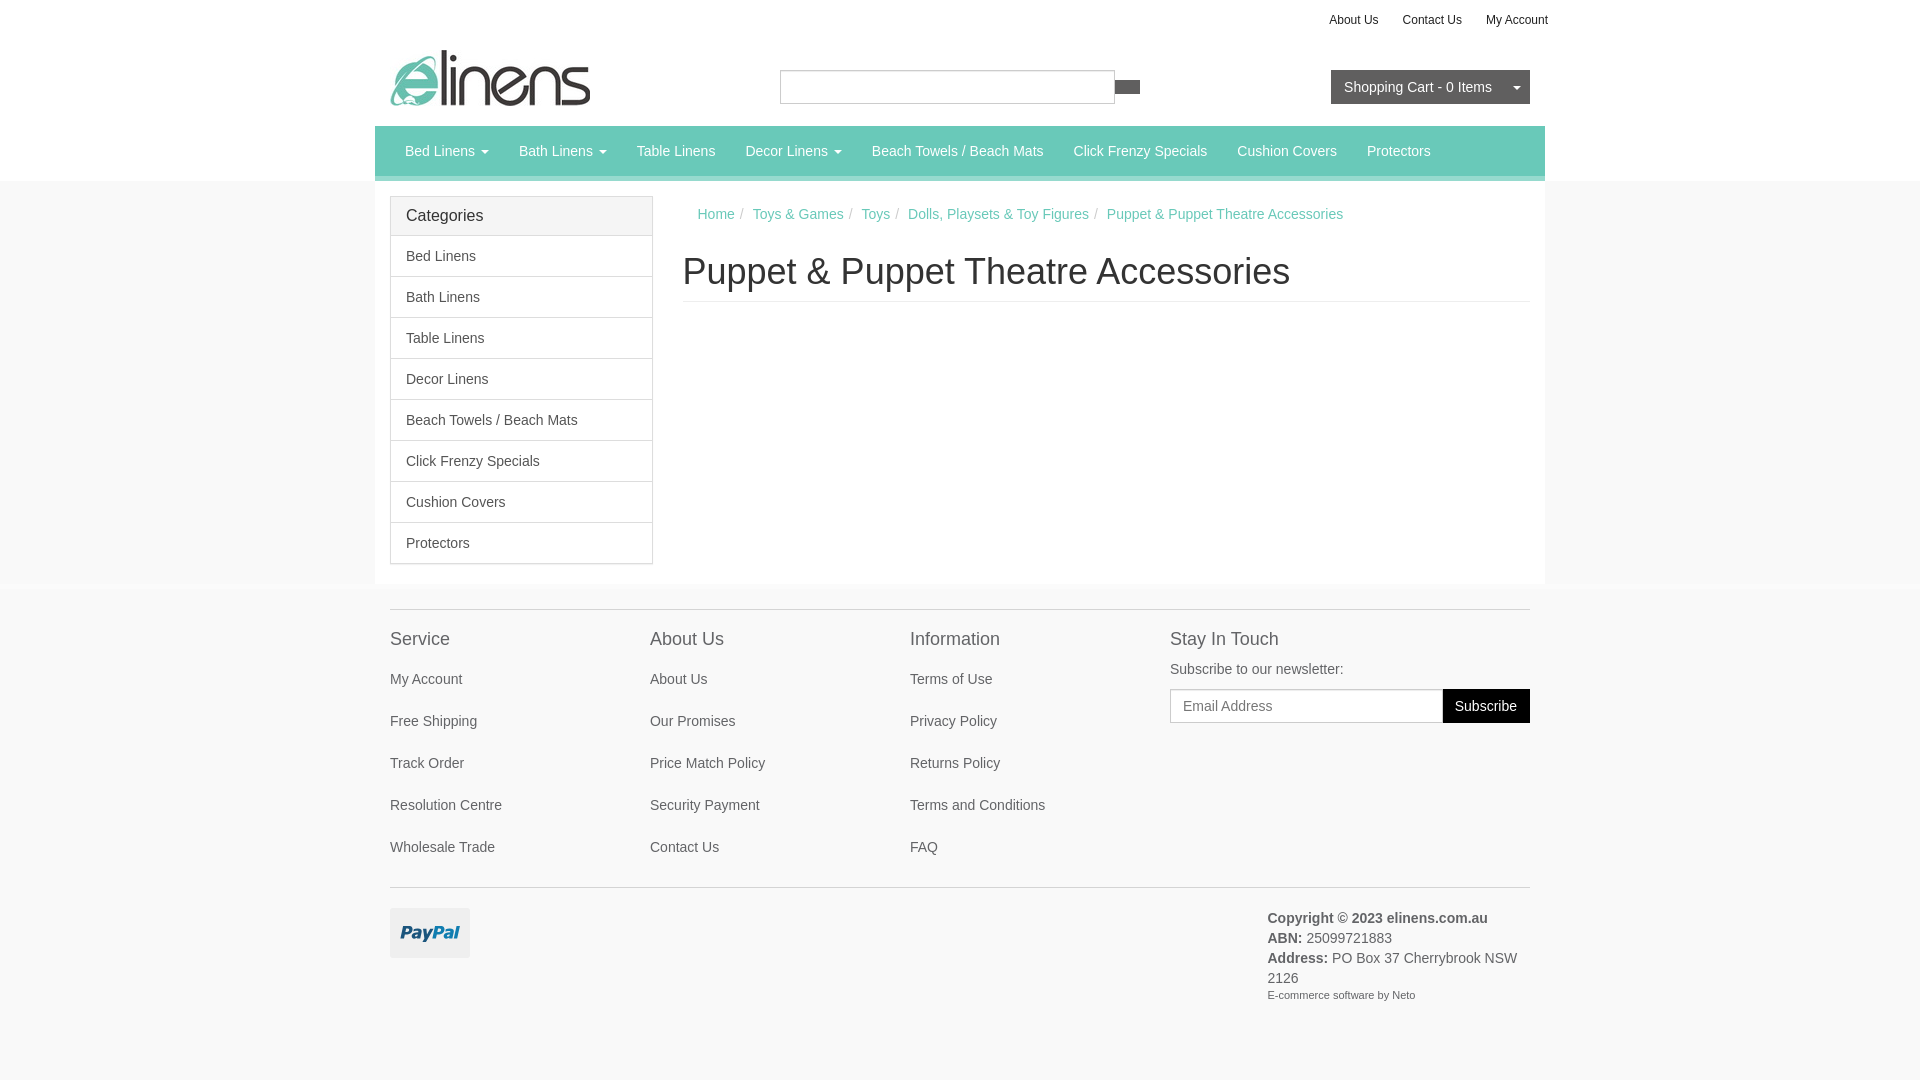 Image resolution: width=1920 pixels, height=1080 pixels. Describe the element at coordinates (497, 721) in the screenshot. I see `'Free Shipping'` at that location.